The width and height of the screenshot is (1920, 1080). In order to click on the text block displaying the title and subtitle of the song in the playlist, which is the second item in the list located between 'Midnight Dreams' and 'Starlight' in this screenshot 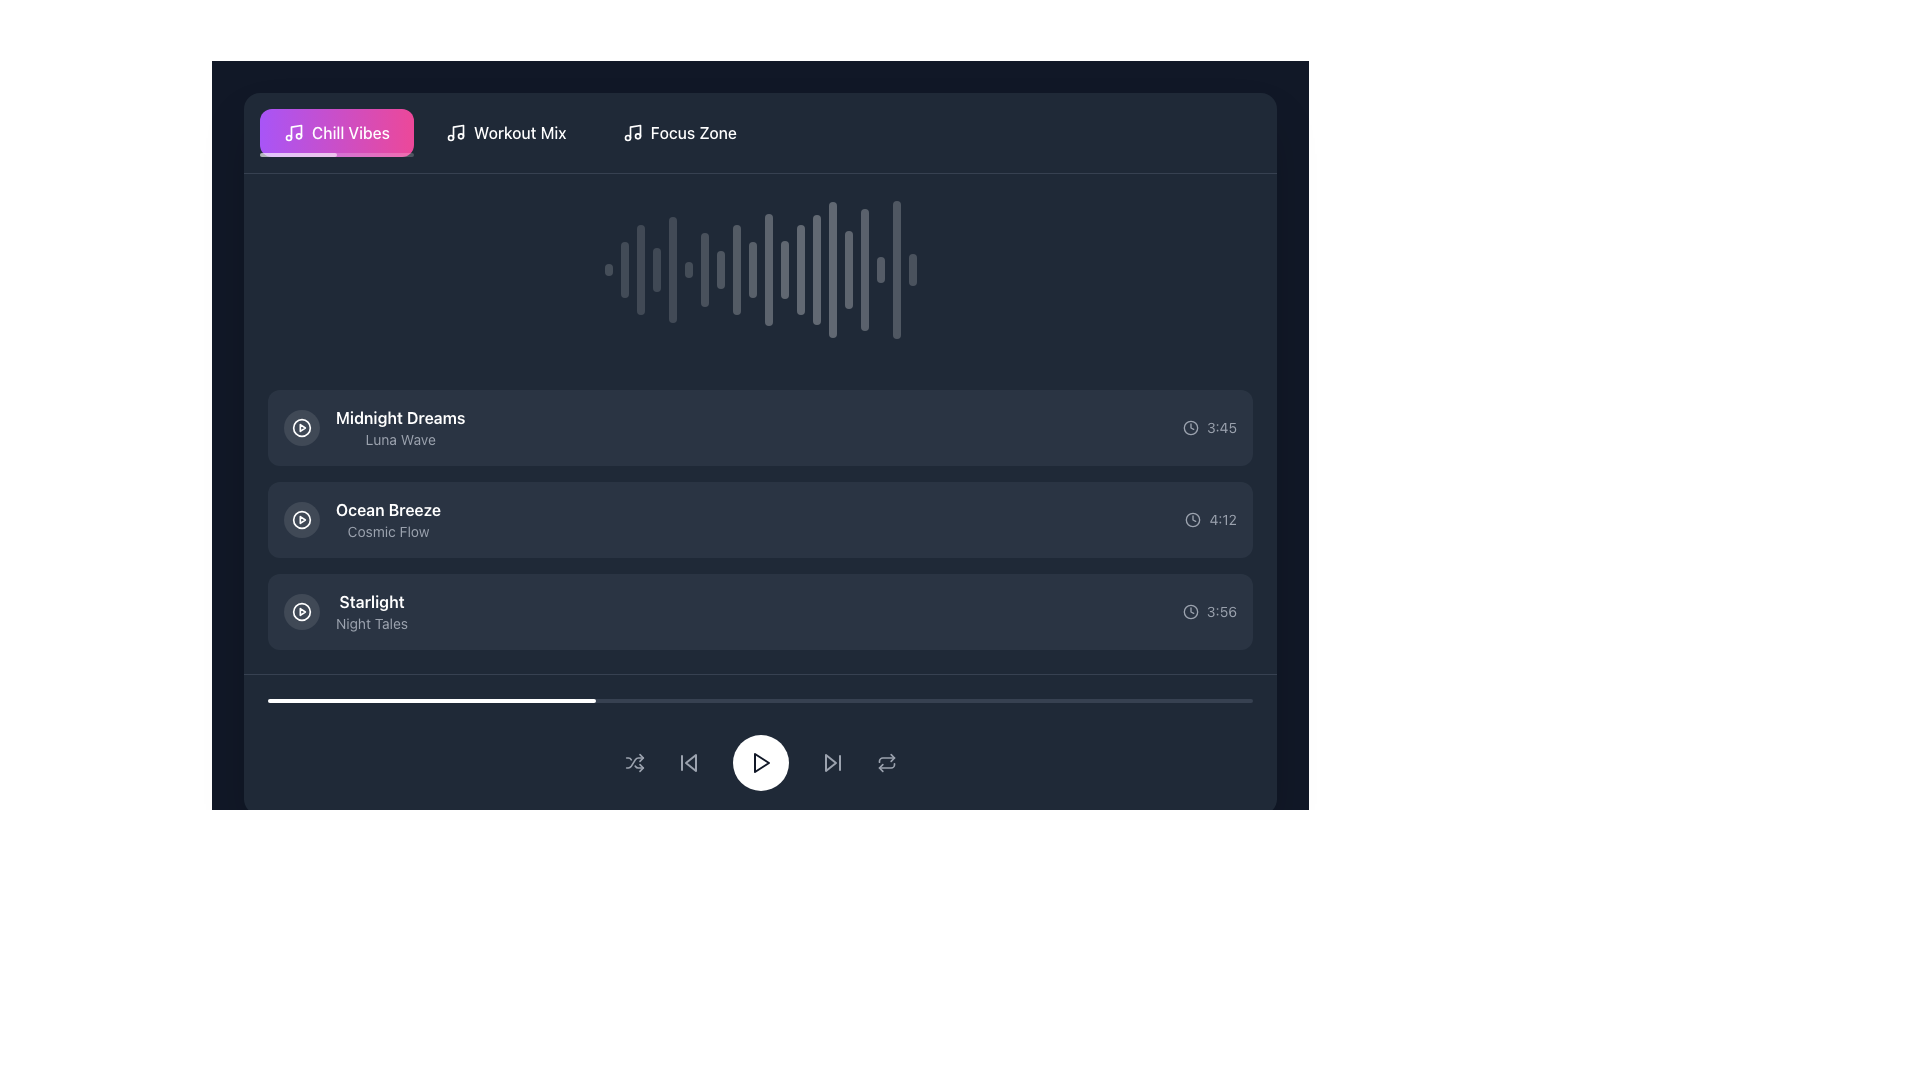, I will do `click(362, 519)`.